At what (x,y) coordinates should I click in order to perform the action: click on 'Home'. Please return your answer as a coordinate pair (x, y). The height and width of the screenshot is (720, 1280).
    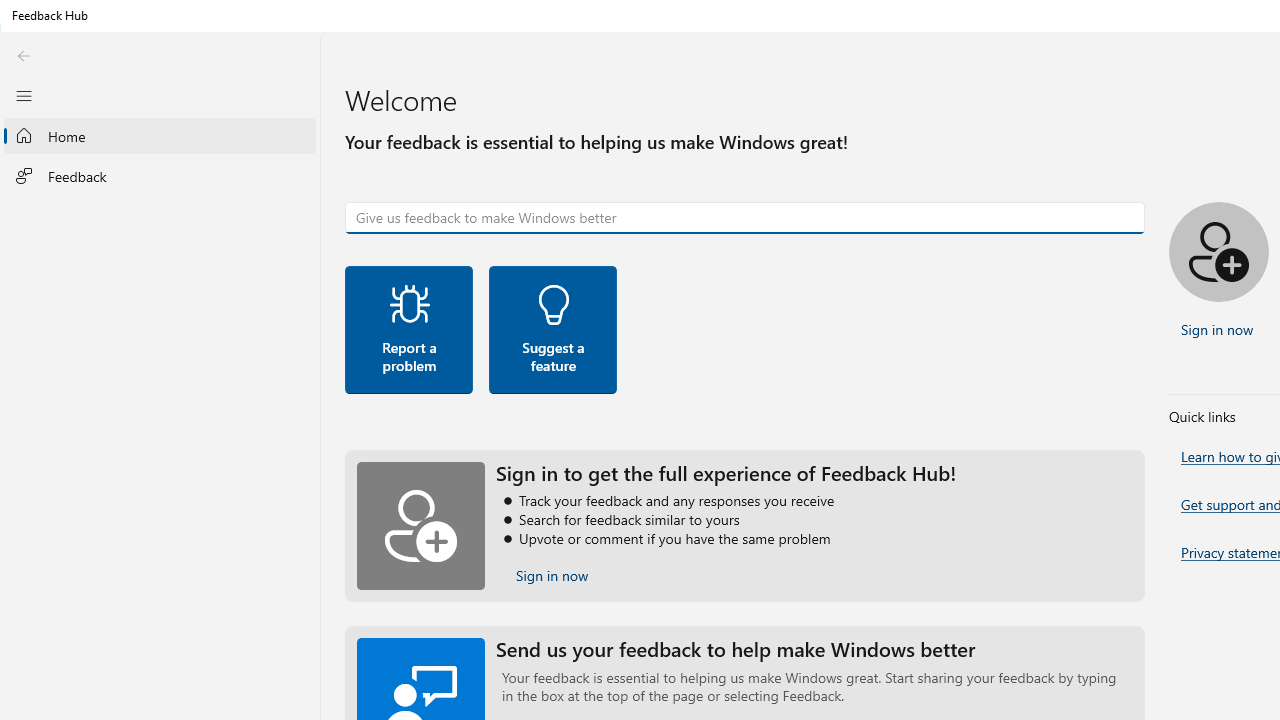
    Looking at the image, I should click on (160, 135).